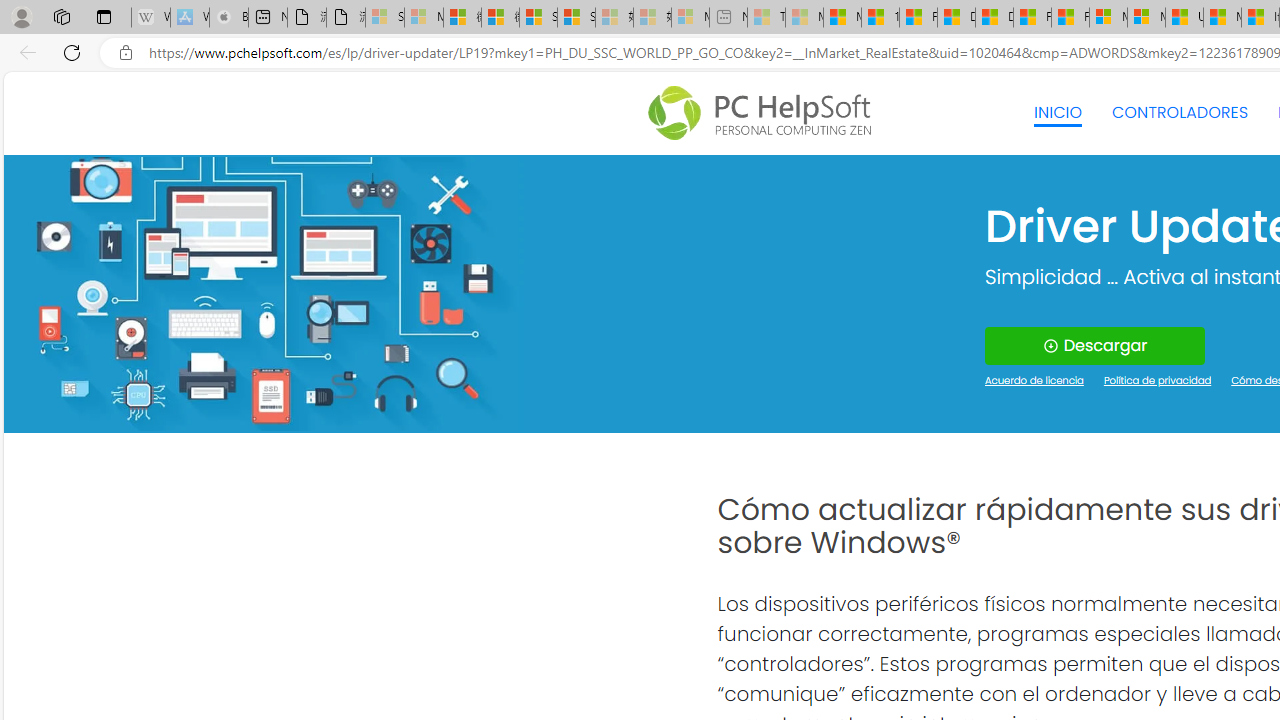 The height and width of the screenshot is (720, 1280). I want to click on 'Generic', so click(262, 293).